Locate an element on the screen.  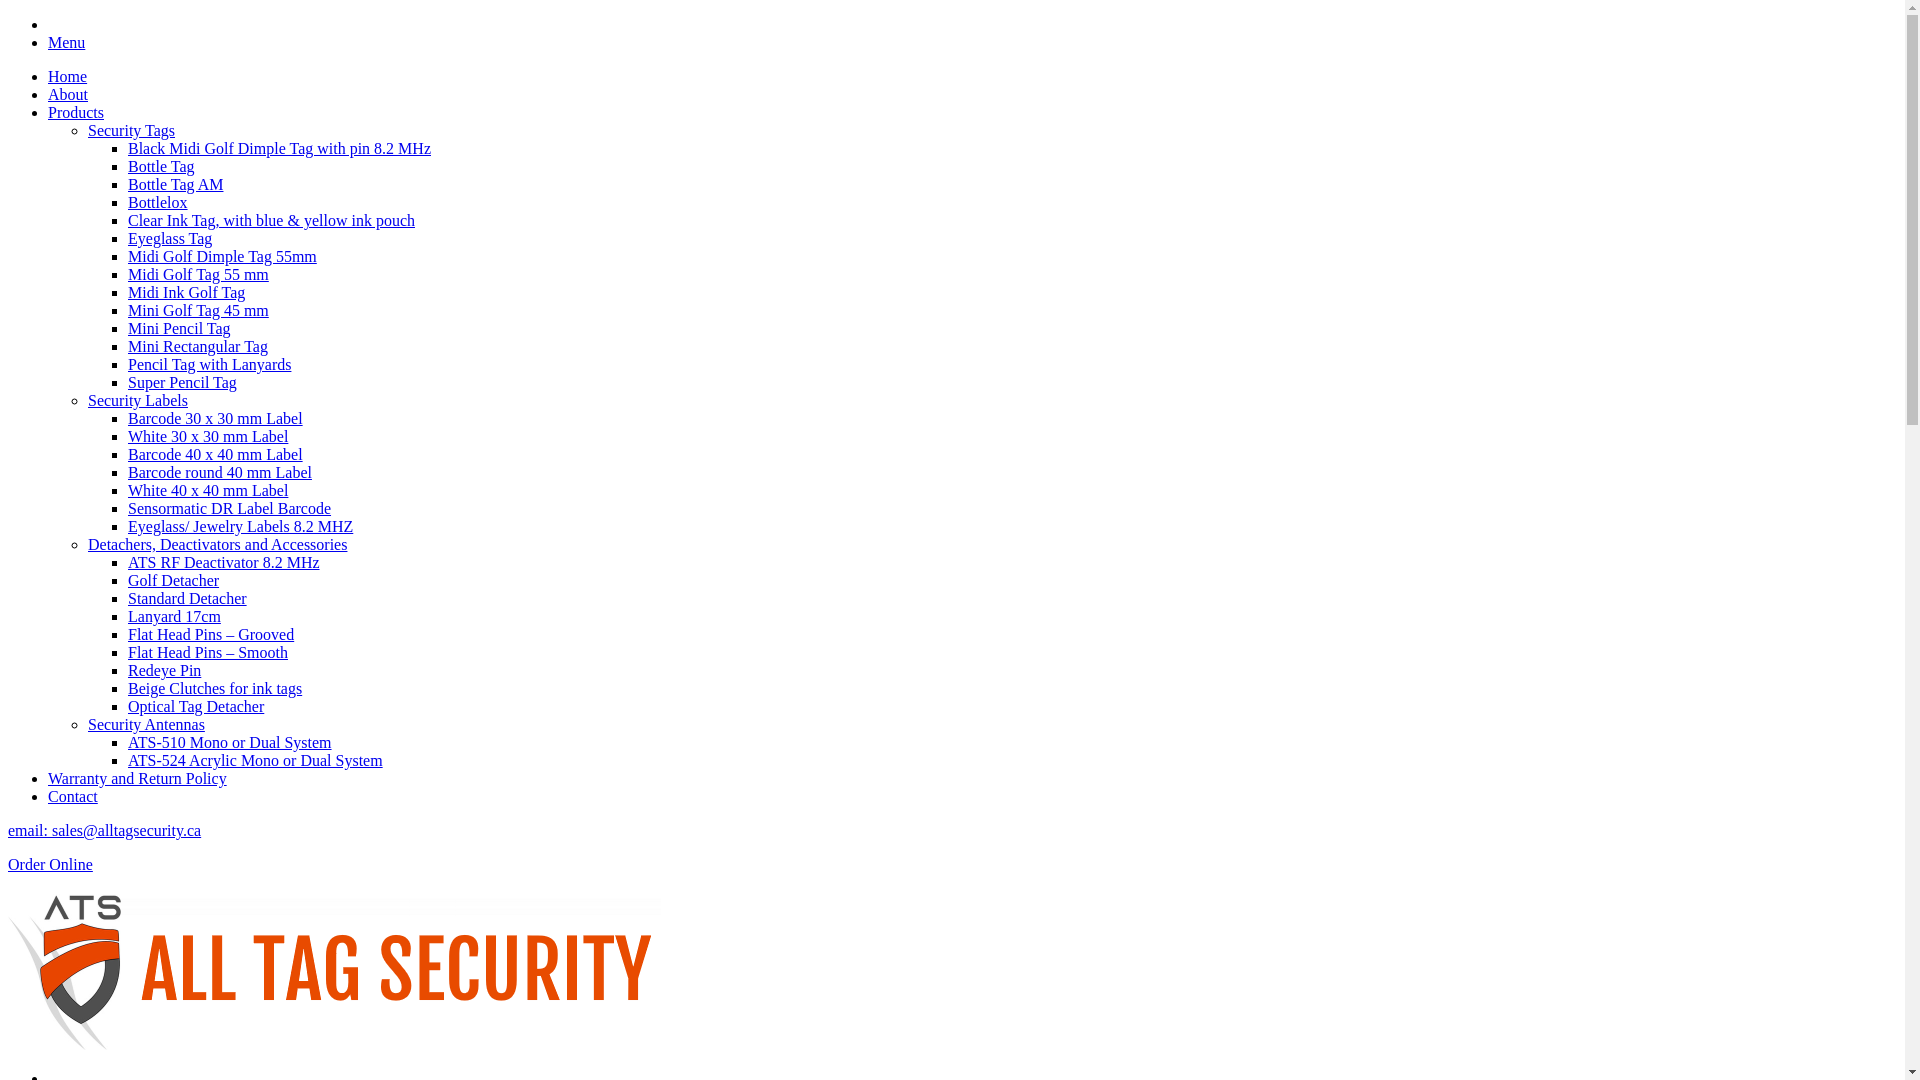
'Security Labels' is located at coordinates (137, 400).